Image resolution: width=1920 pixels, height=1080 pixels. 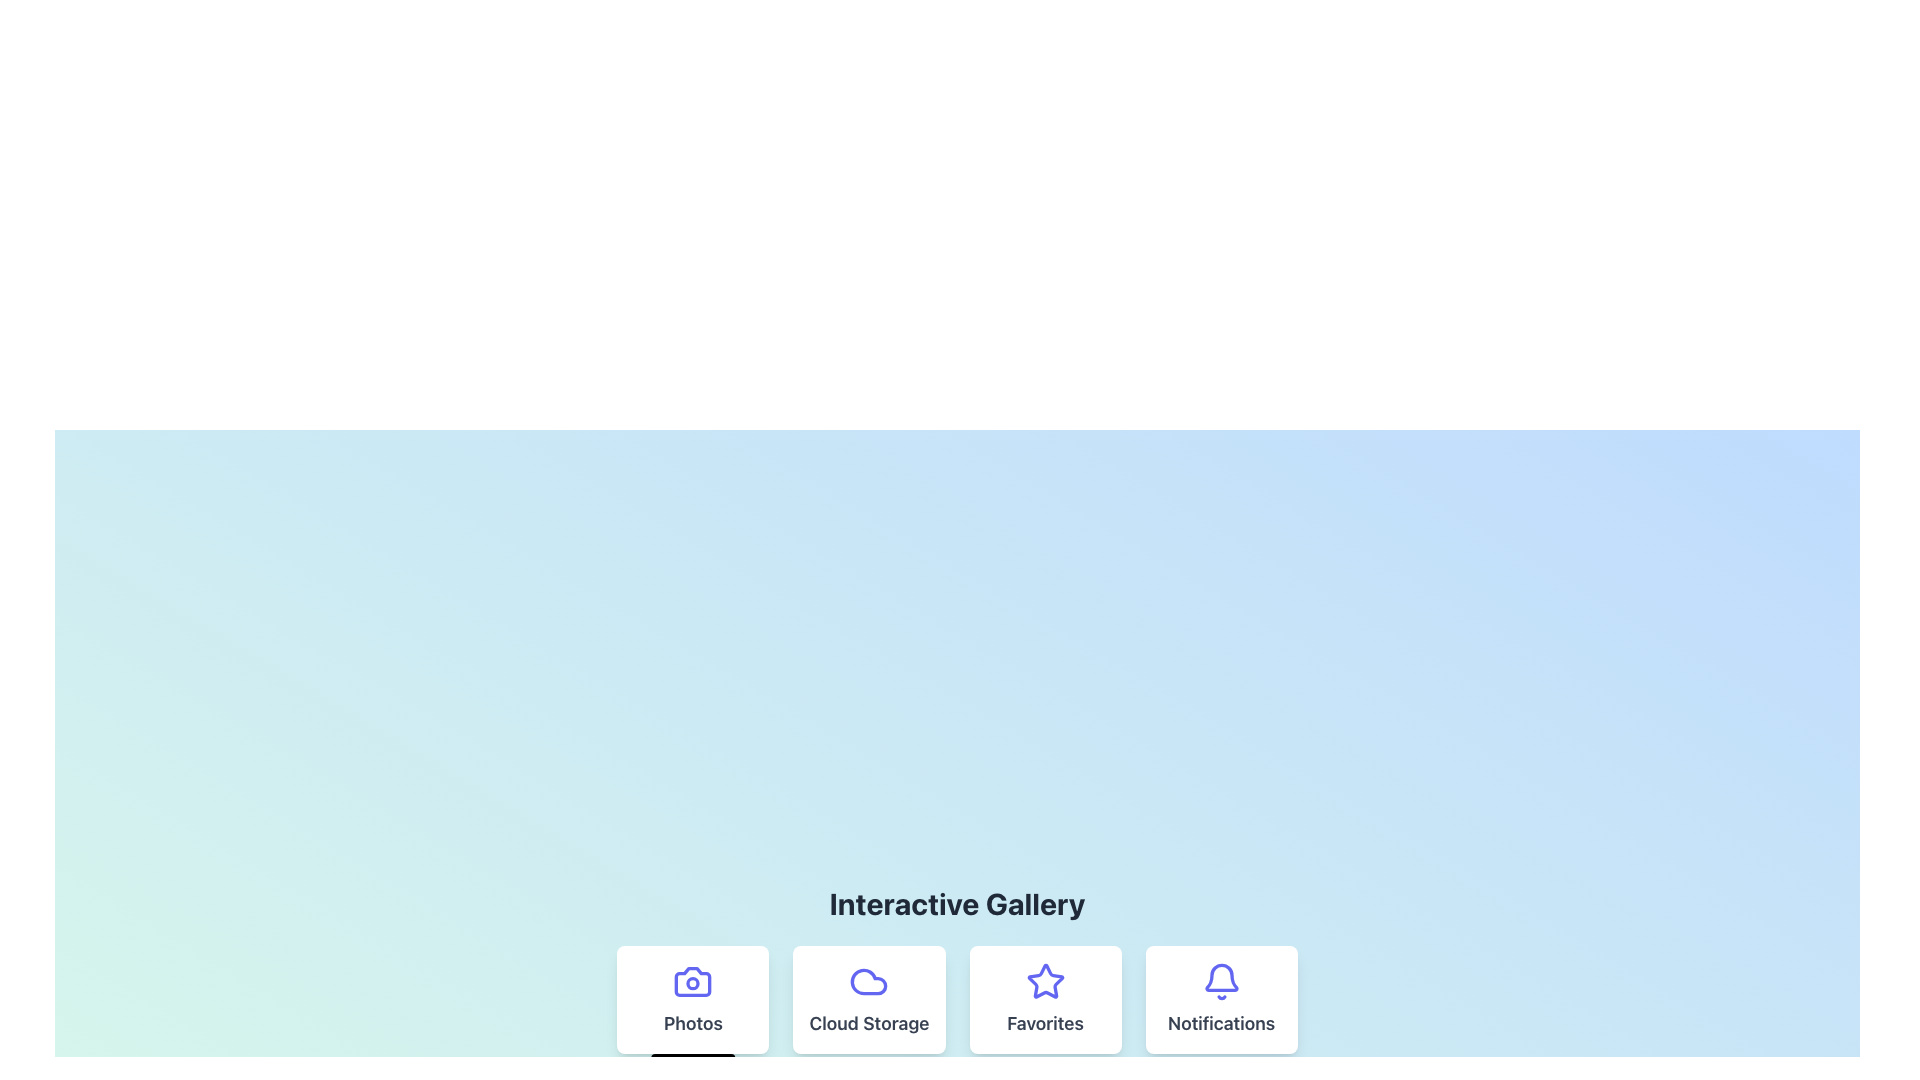 What do you see at coordinates (692, 981) in the screenshot?
I see `the 'Photos' icon, which is the first card from the left in a group of four cards` at bounding box center [692, 981].